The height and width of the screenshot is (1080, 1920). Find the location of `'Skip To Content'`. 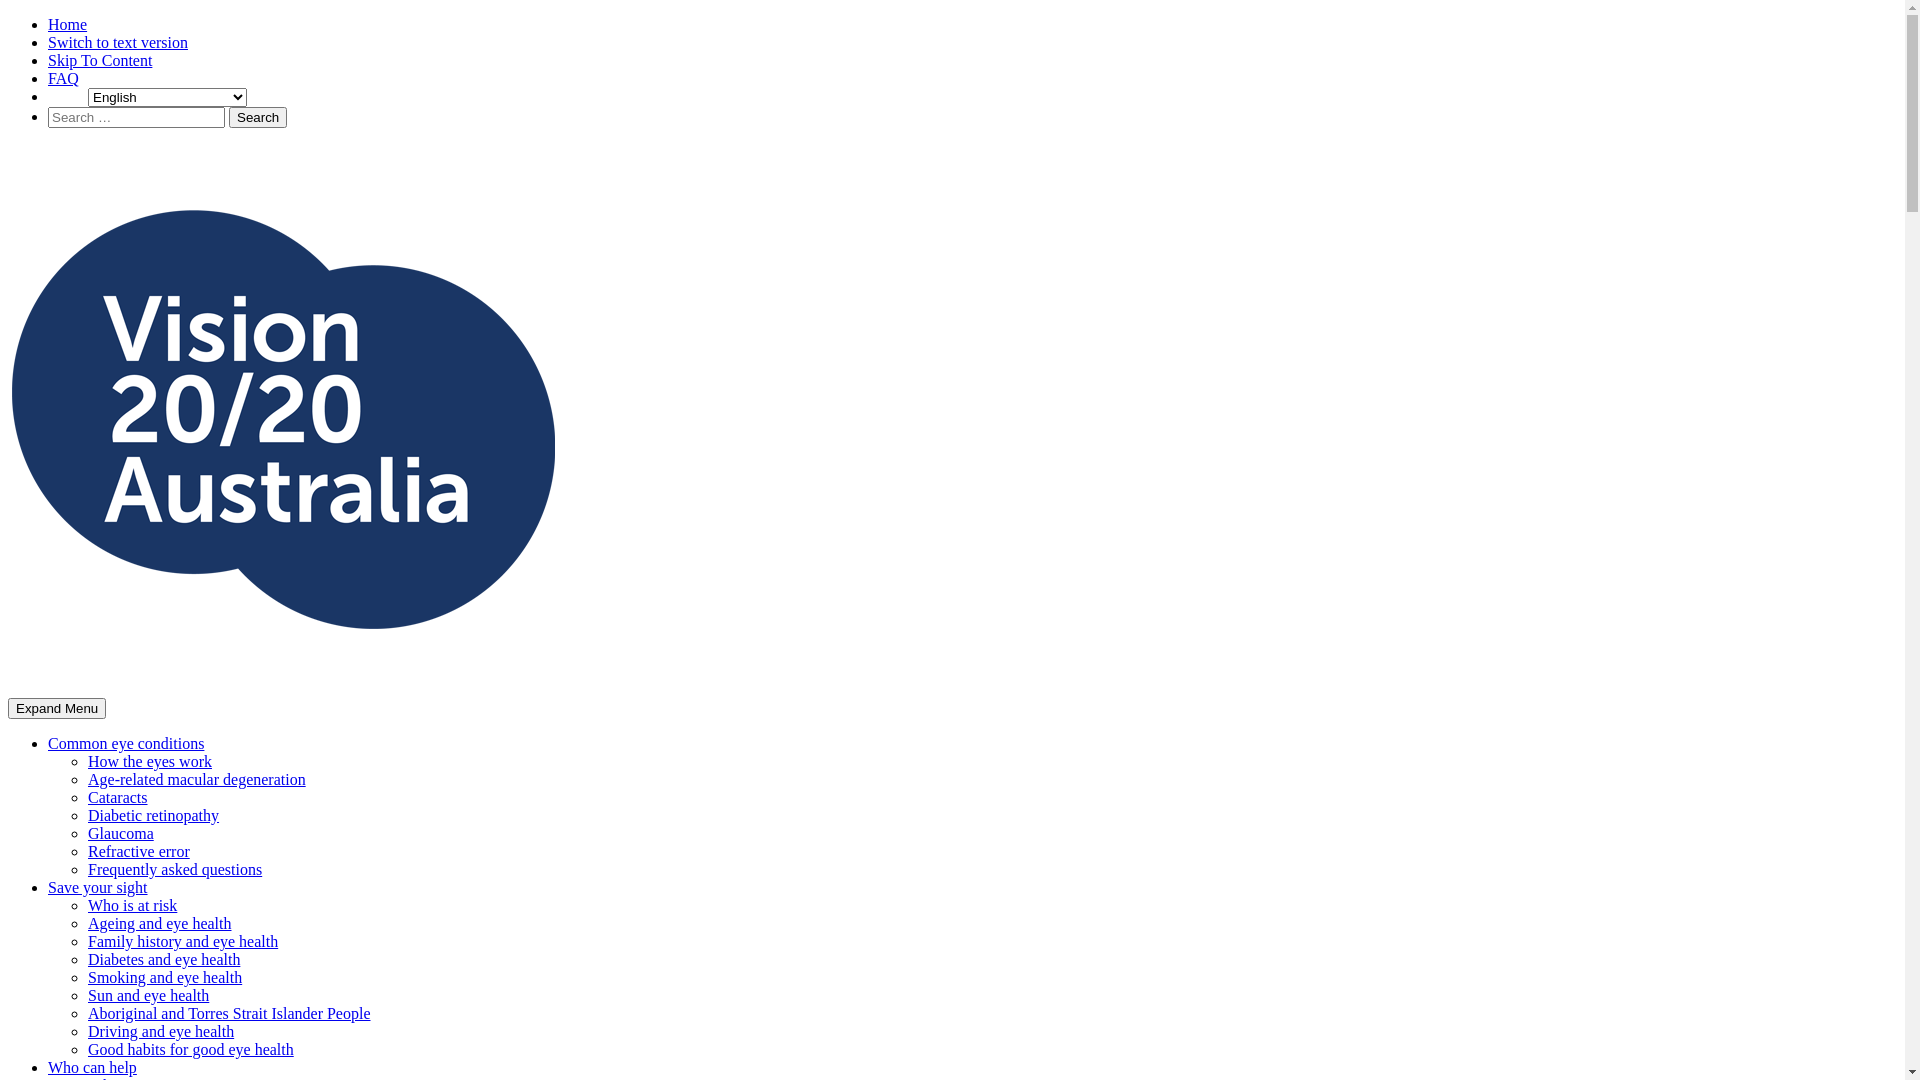

'Skip To Content' is located at coordinates (99, 59).